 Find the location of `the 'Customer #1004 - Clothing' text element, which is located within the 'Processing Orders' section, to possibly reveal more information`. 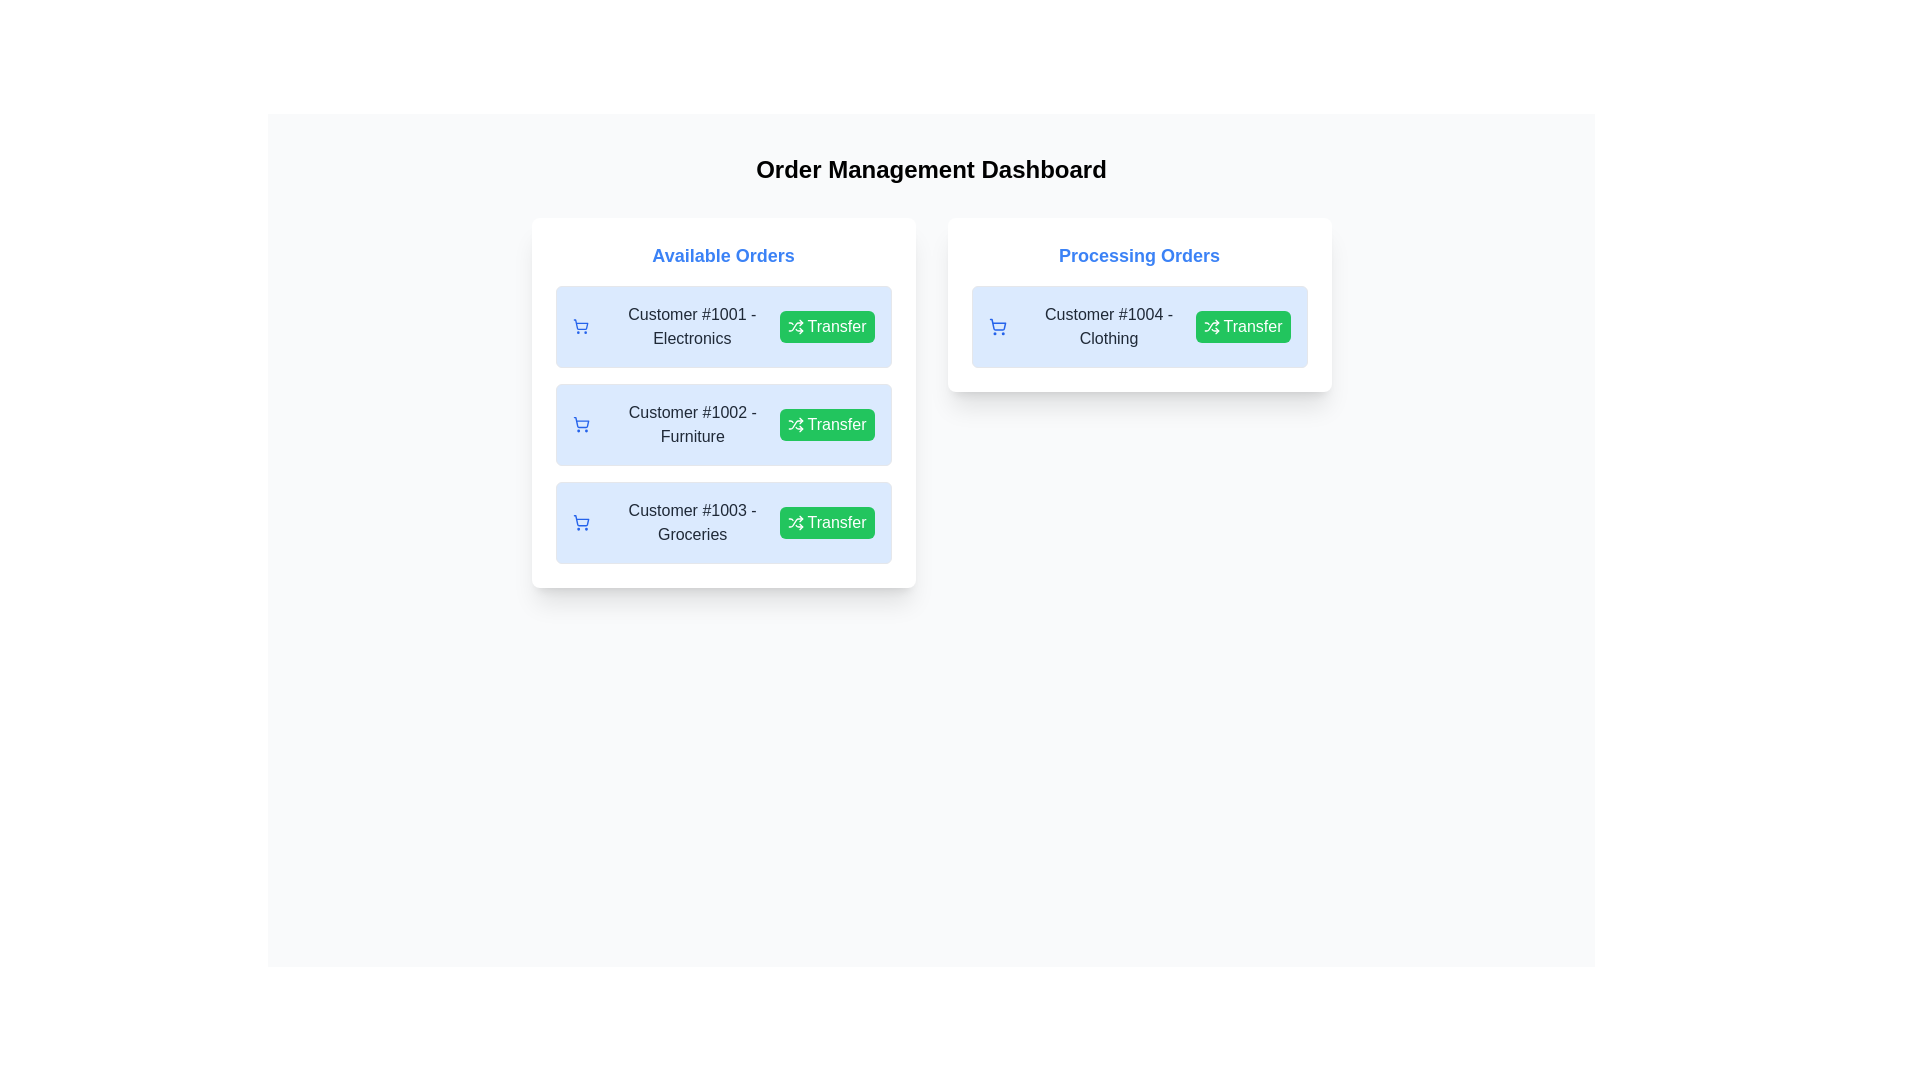

the 'Customer #1004 - Clothing' text element, which is located within the 'Processing Orders' section, to possibly reveal more information is located at coordinates (1107, 326).